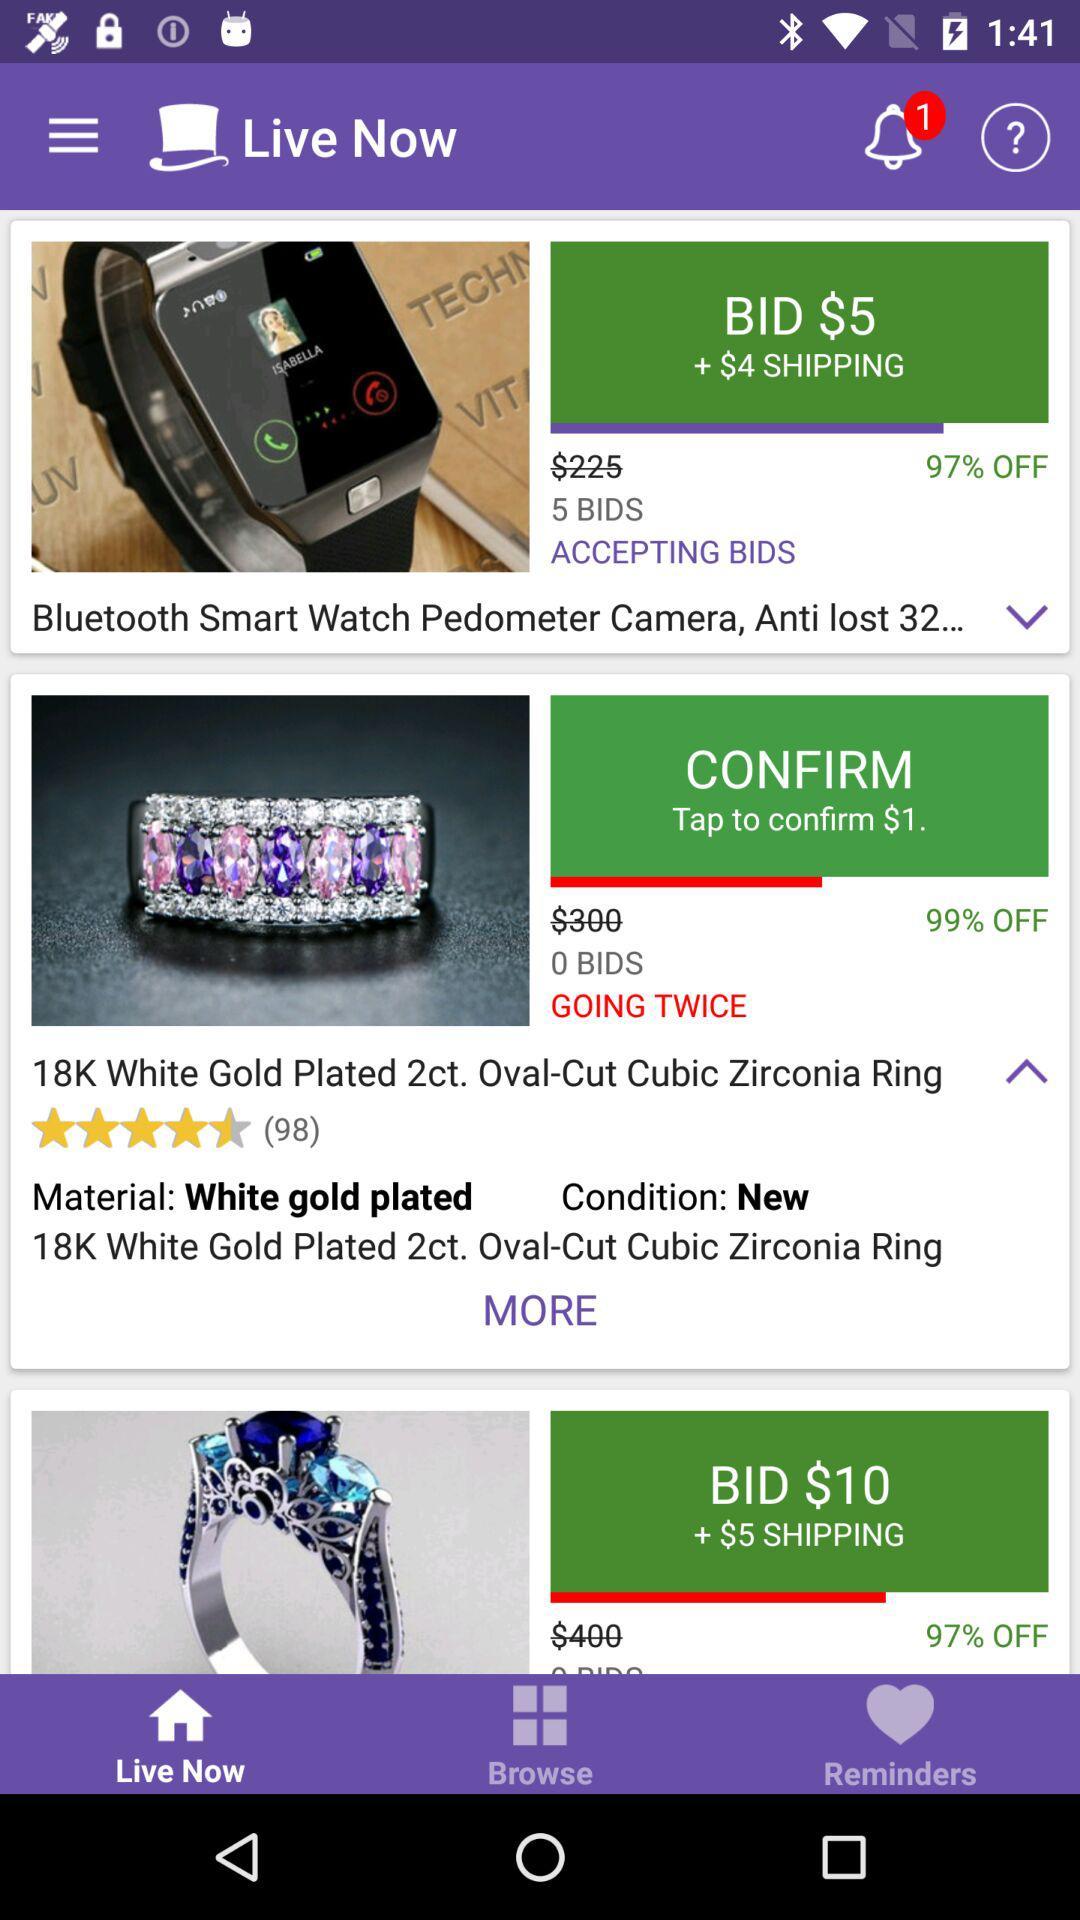 The image size is (1080, 1920). Describe the element at coordinates (1017, 135) in the screenshot. I see `the item above bid 5 4` at that location.